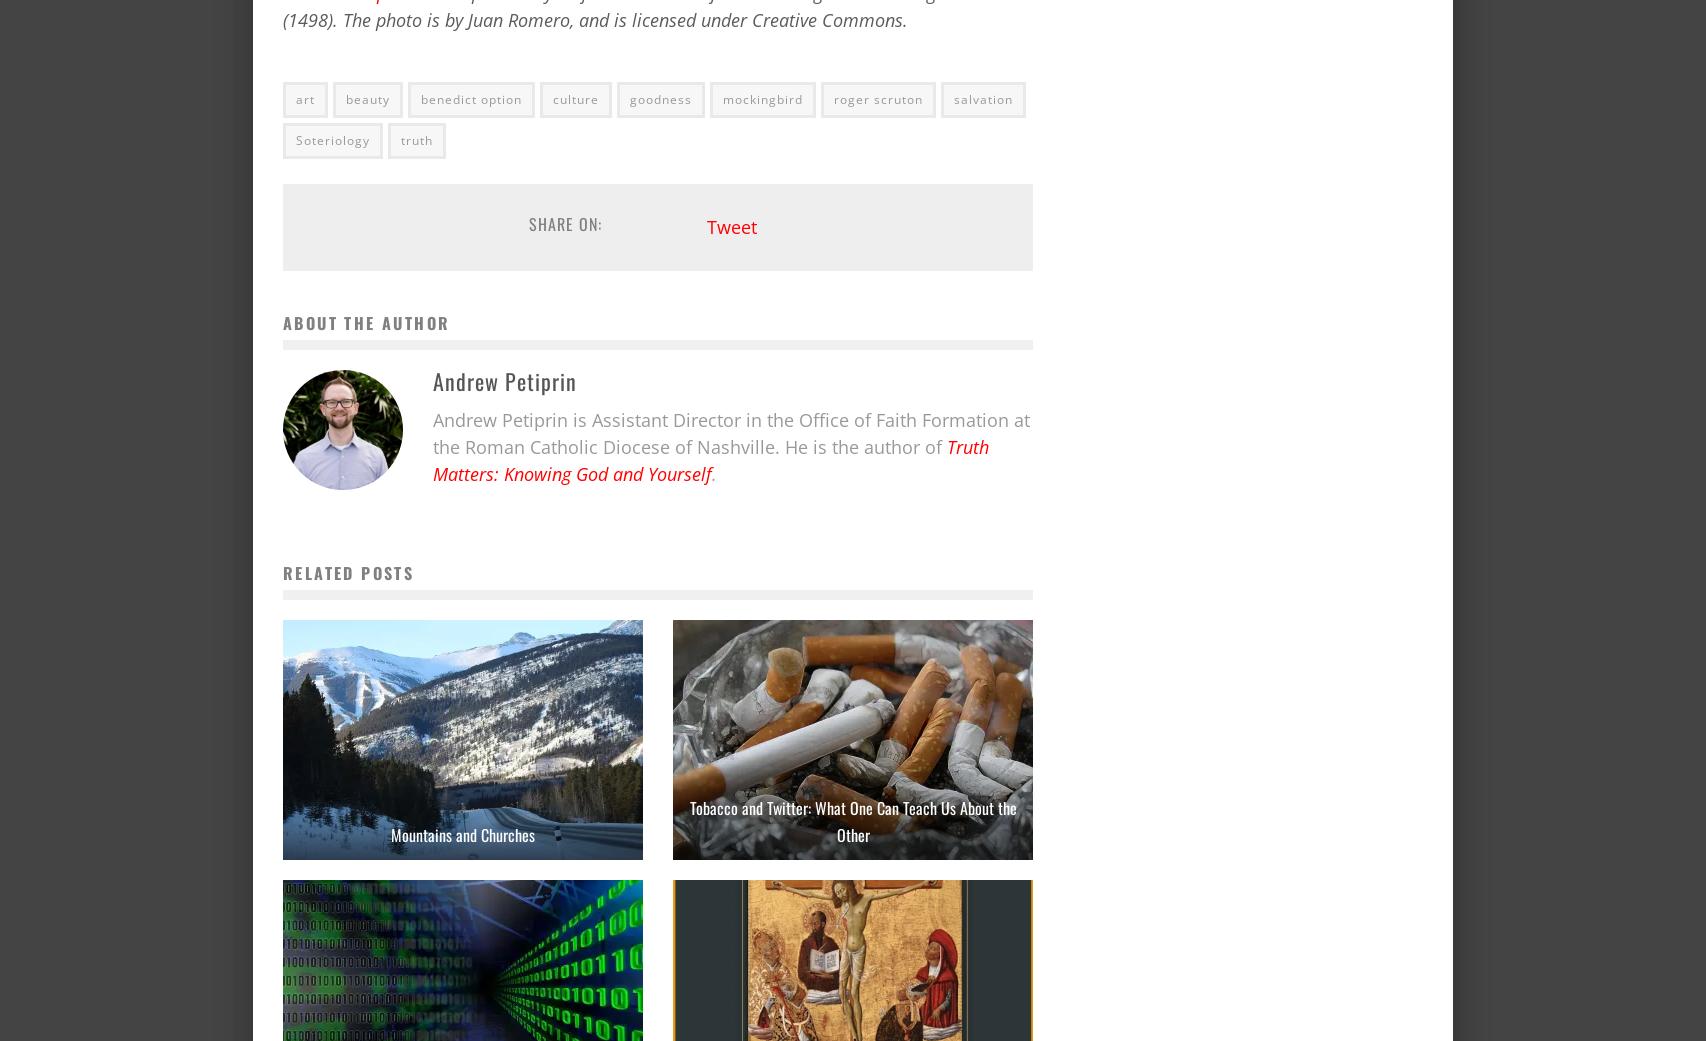  What do you see at coordinates (761, 97) in the screenshot?
I see `'mockingbird'` at bounding box center [761, 97].